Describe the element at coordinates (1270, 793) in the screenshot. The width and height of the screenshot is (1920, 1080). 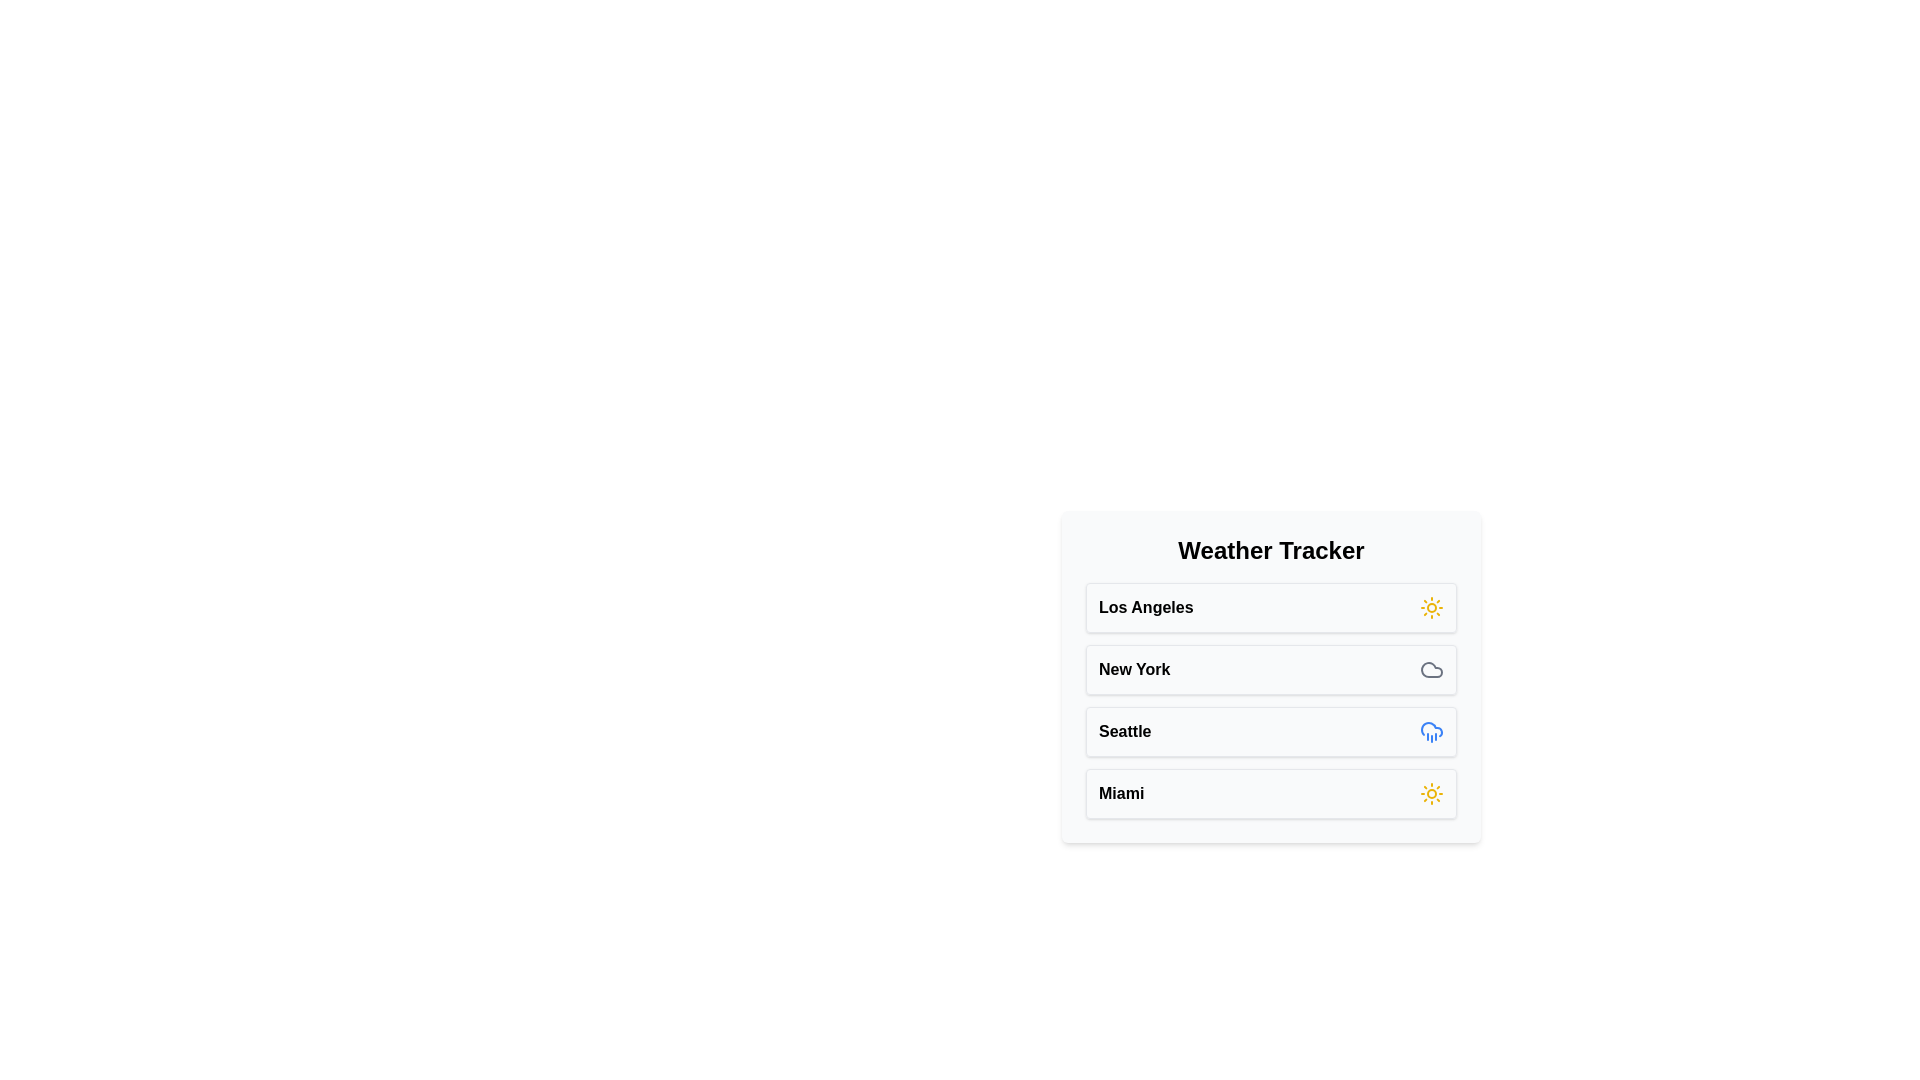
I see `the city row corresponding to Miami to toggle its weather status` at that location.